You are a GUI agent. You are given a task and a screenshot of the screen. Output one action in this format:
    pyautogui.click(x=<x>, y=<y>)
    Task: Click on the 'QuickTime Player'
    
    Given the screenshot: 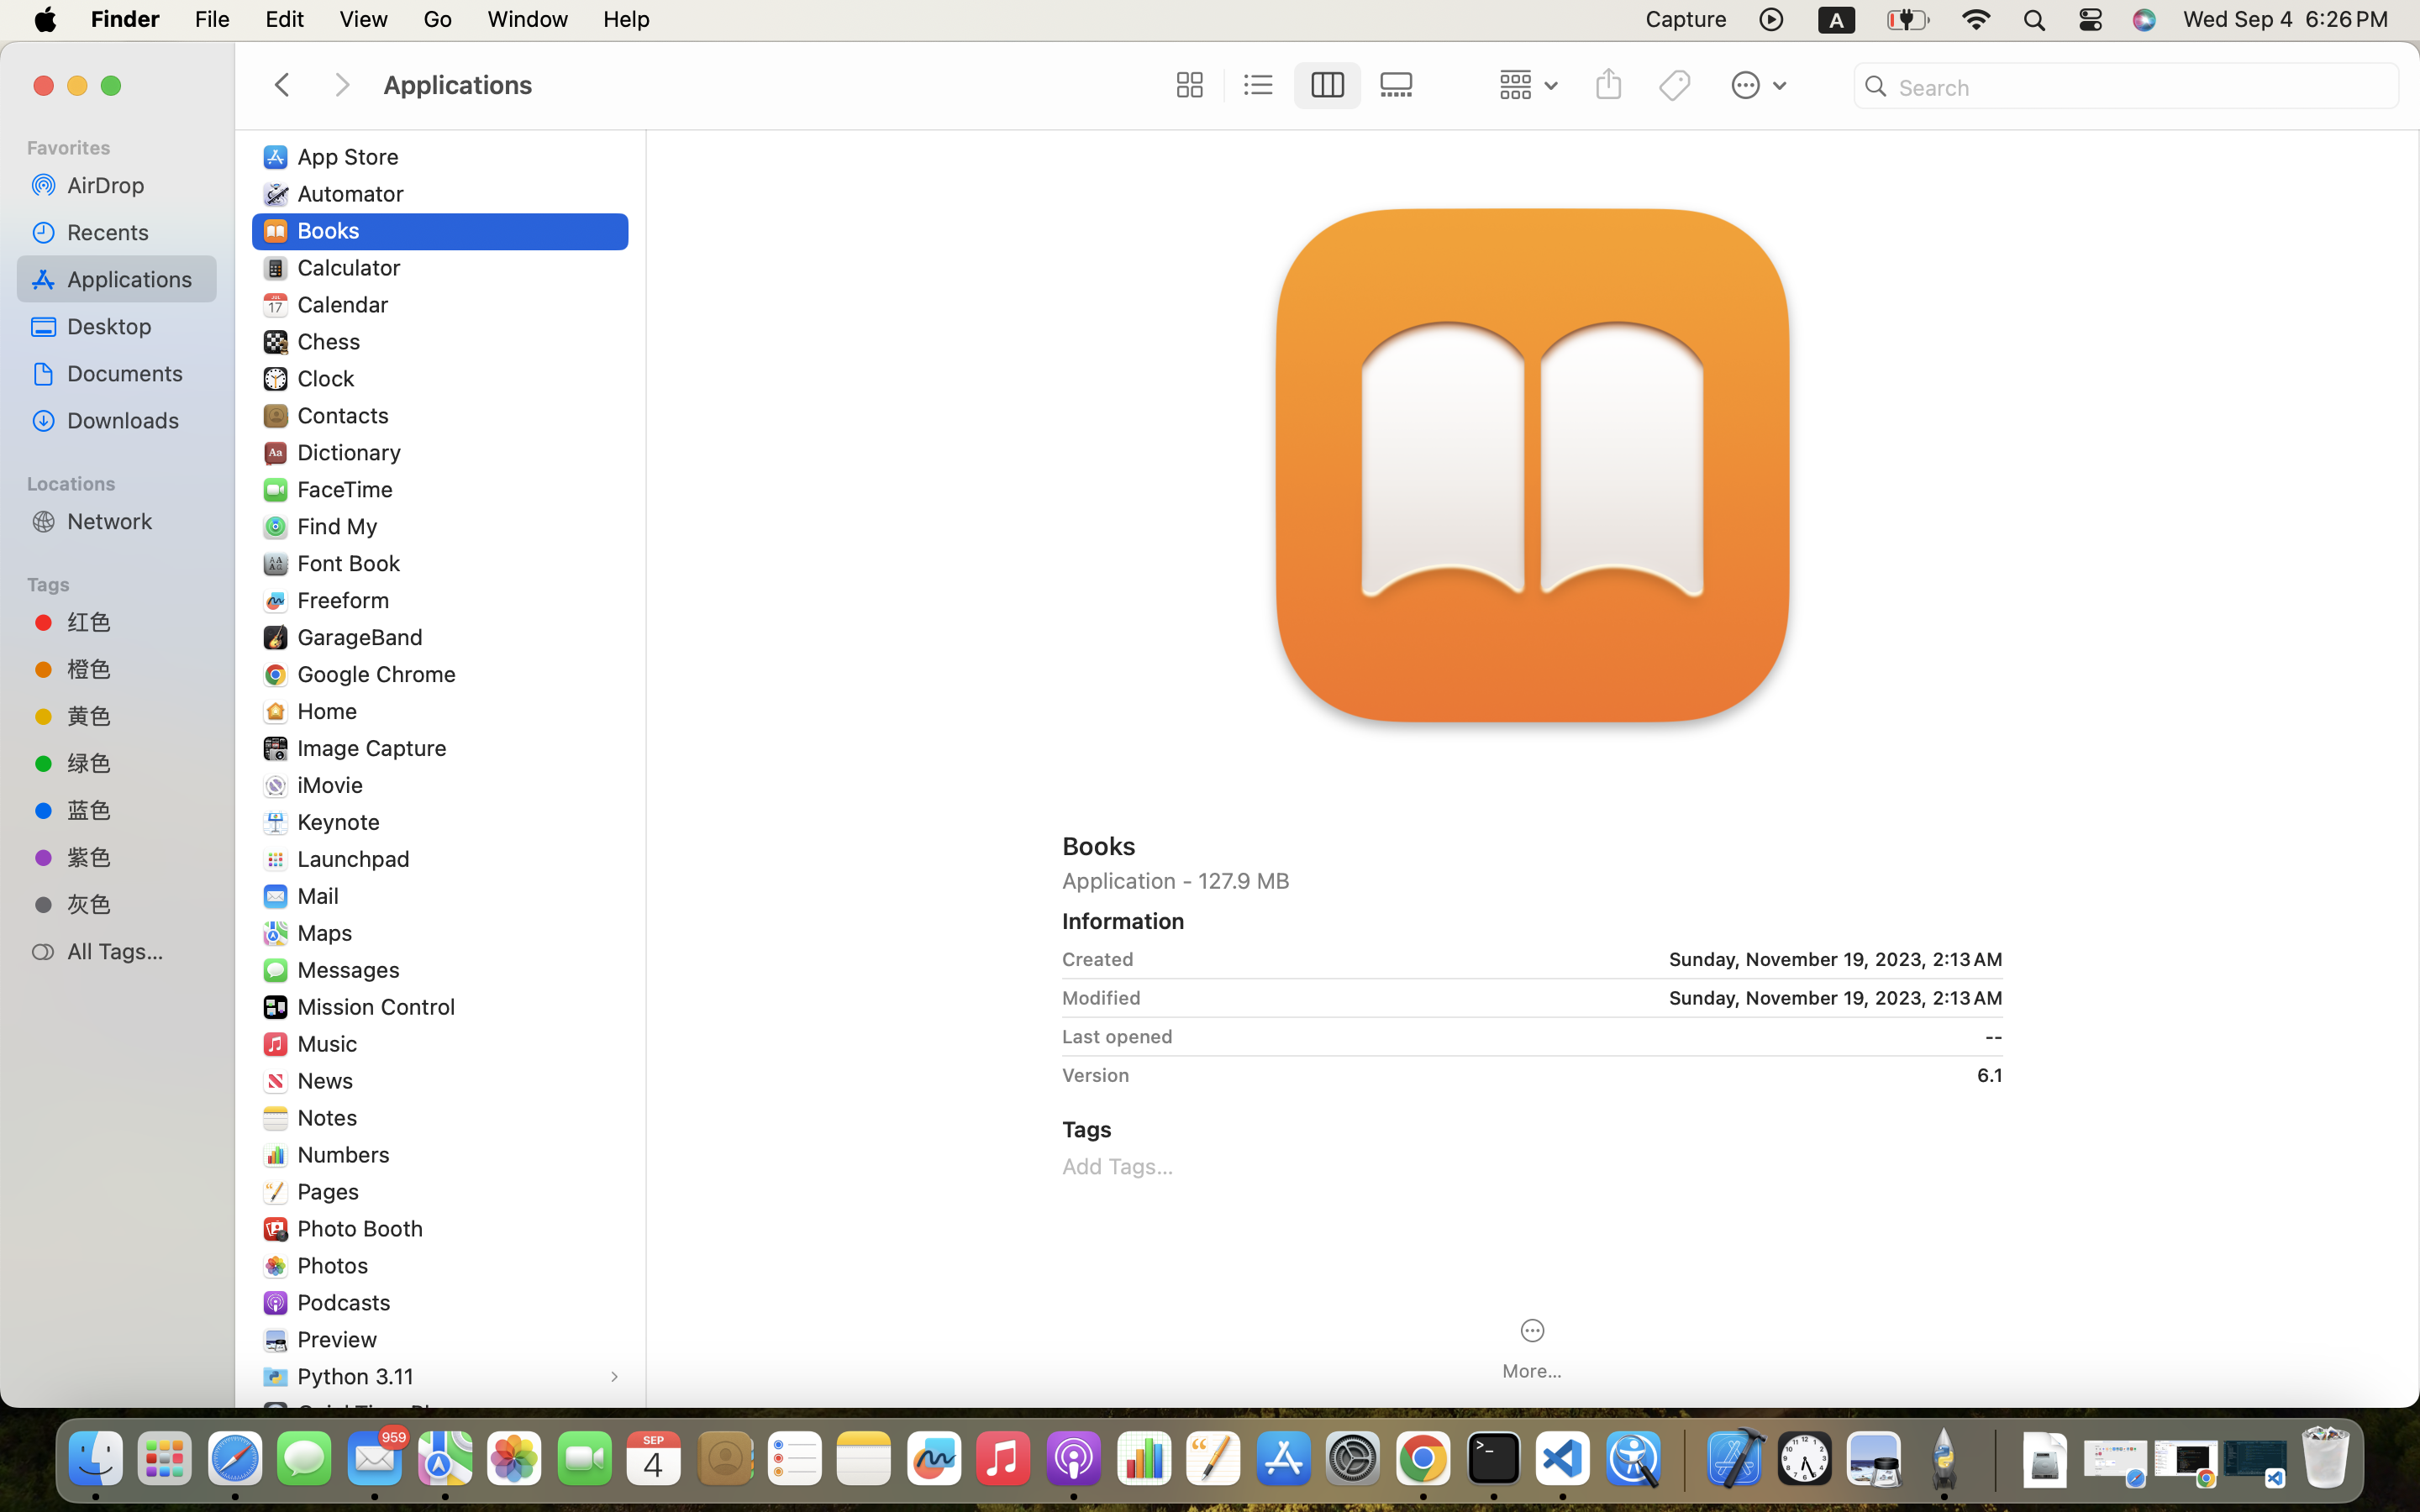 What is the action you would take?
    pyautogui.click(x=388, y=1412)
    